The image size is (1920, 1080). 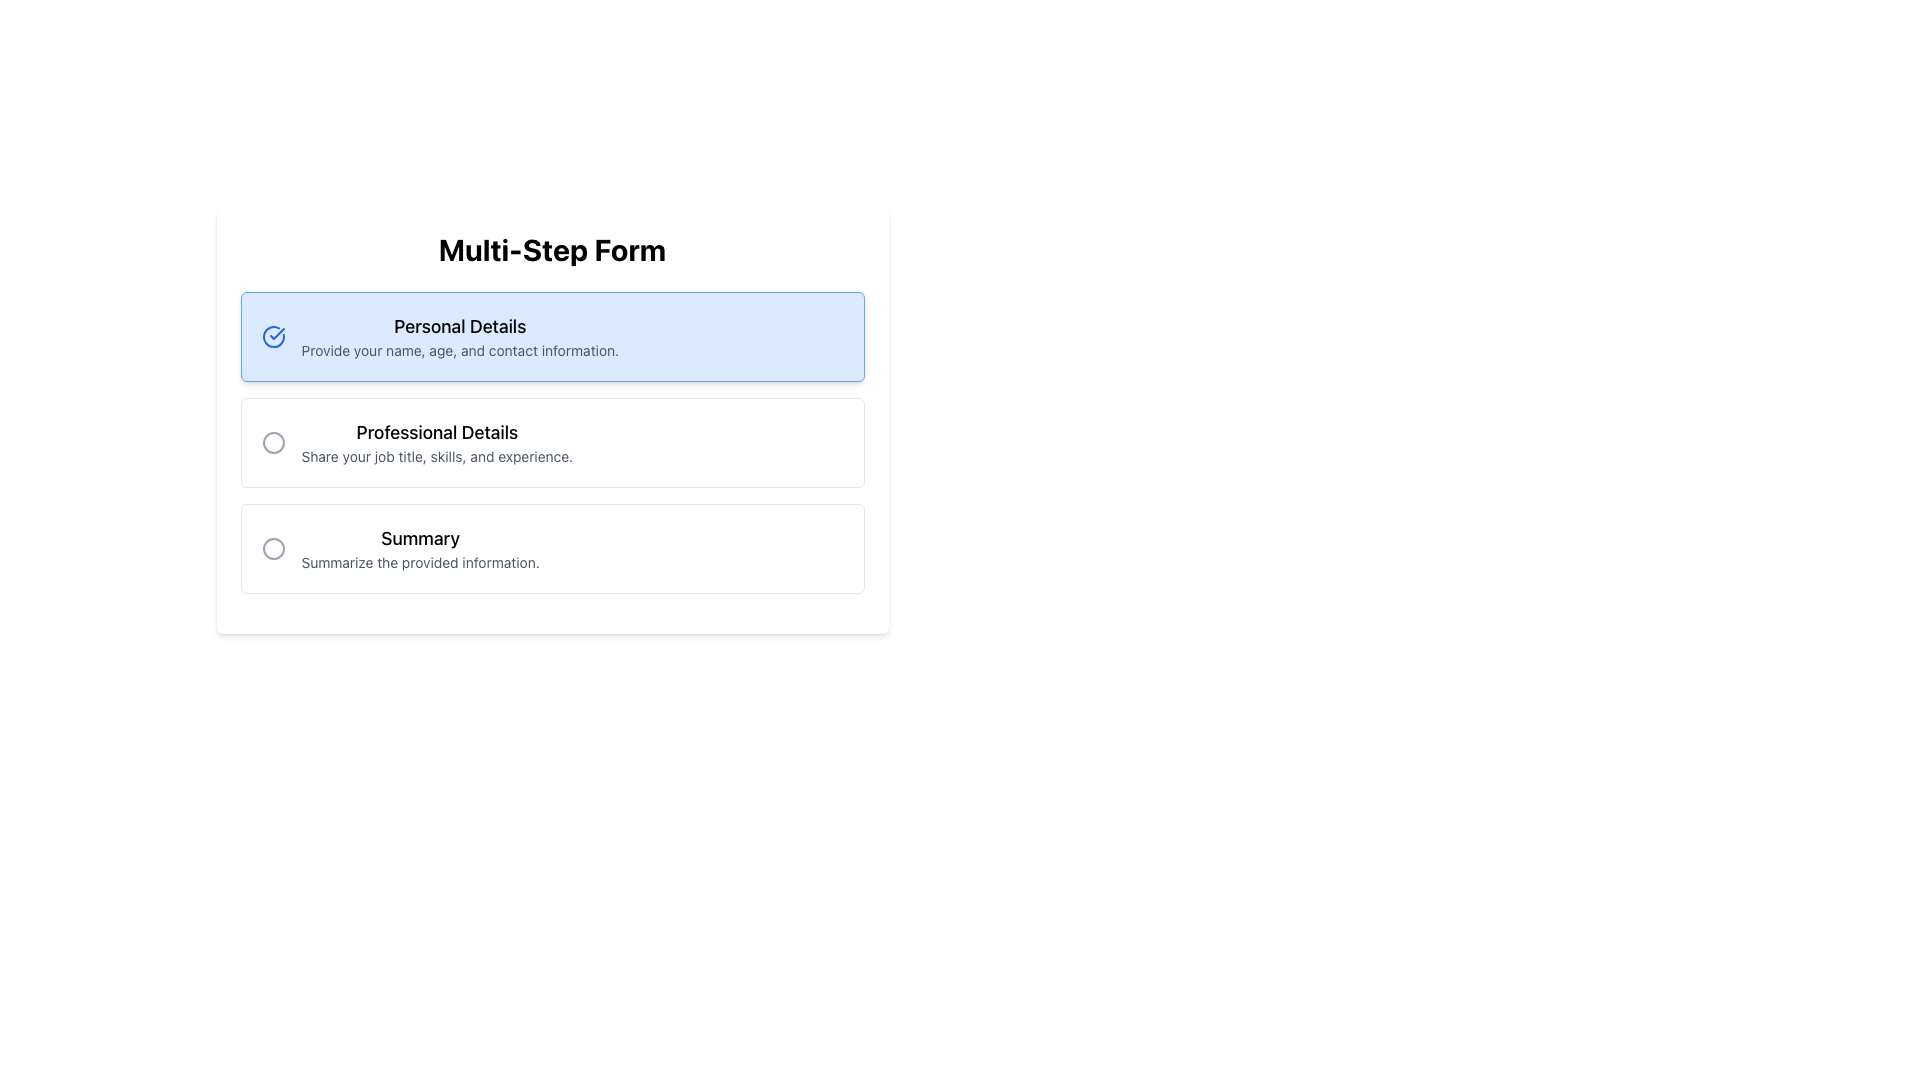 I want to click on explanatory text label located below the 'Summary' label in the multi-step form to clarify its purpose to the user, so click(x=419, y=563).